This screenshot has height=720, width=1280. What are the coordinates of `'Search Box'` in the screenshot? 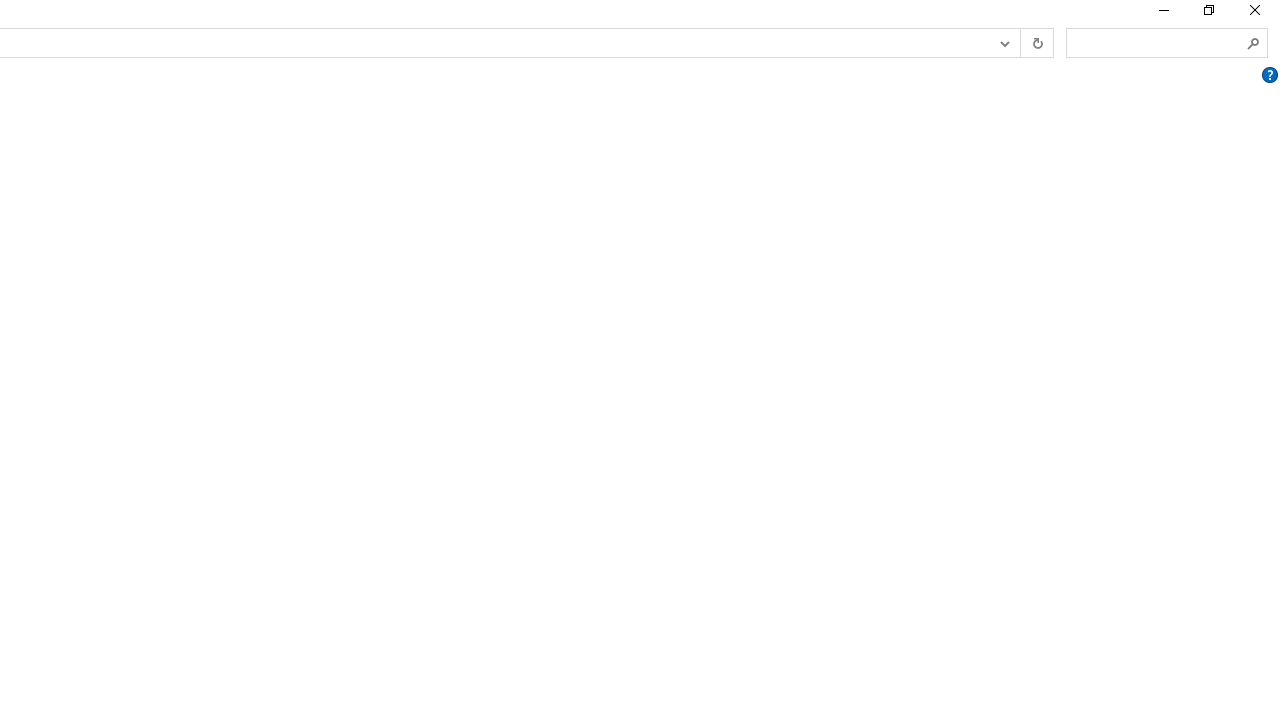 It's located at (1157, 42).